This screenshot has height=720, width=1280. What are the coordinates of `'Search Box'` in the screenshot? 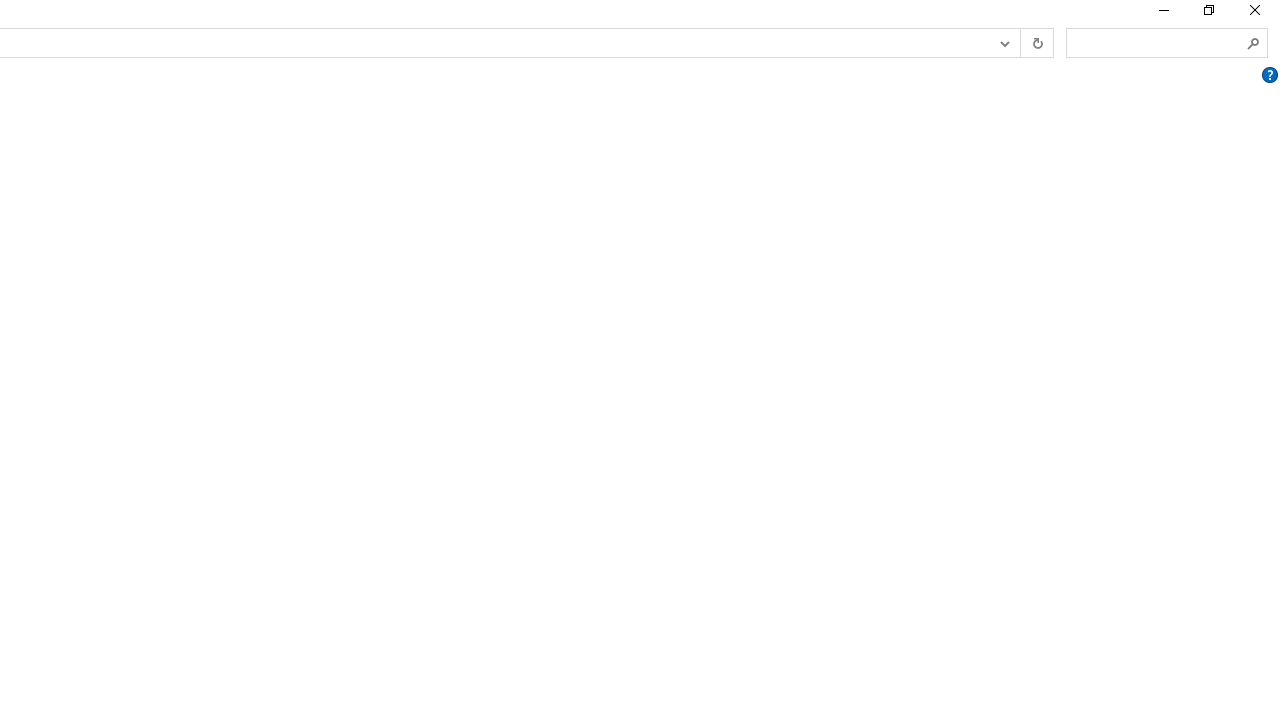 It's located at (1157, 42).